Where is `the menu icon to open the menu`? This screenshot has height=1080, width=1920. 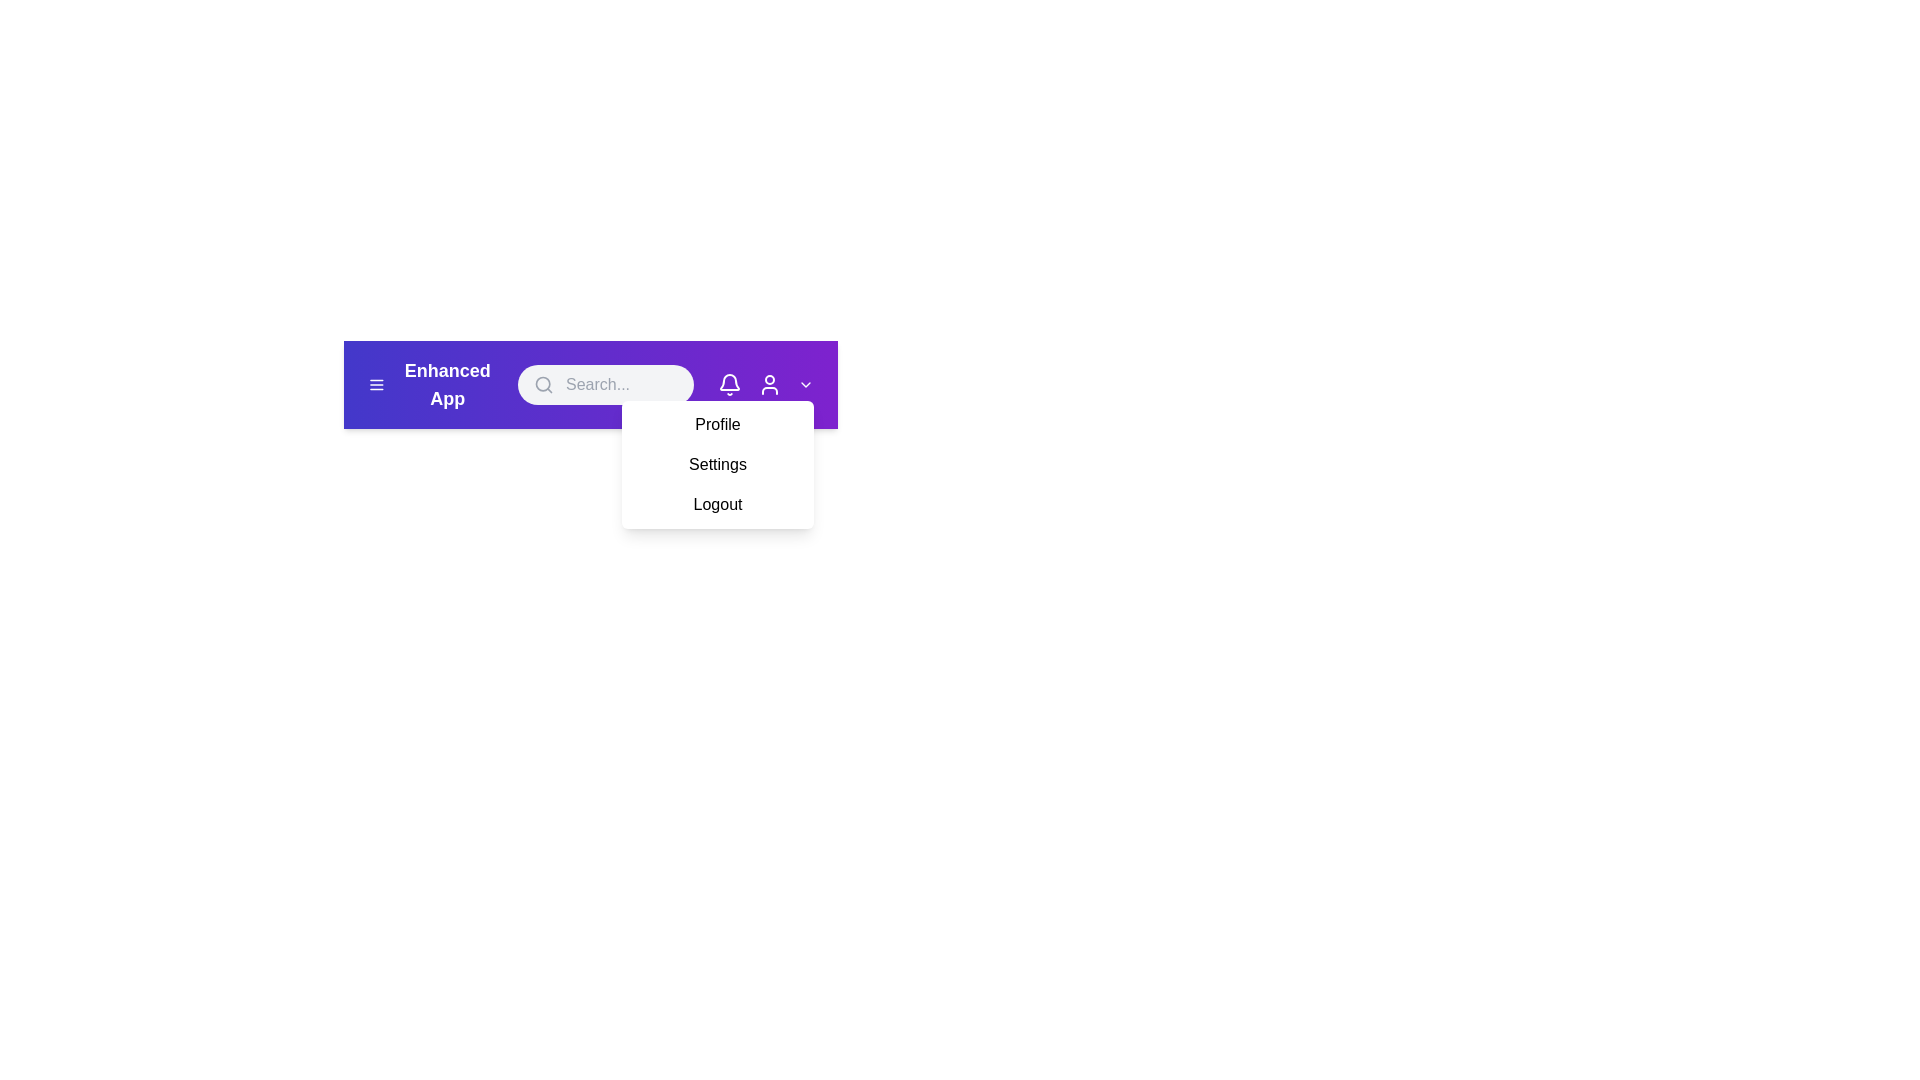
the menu icon to open the menu is located at coordinates (375, 385).